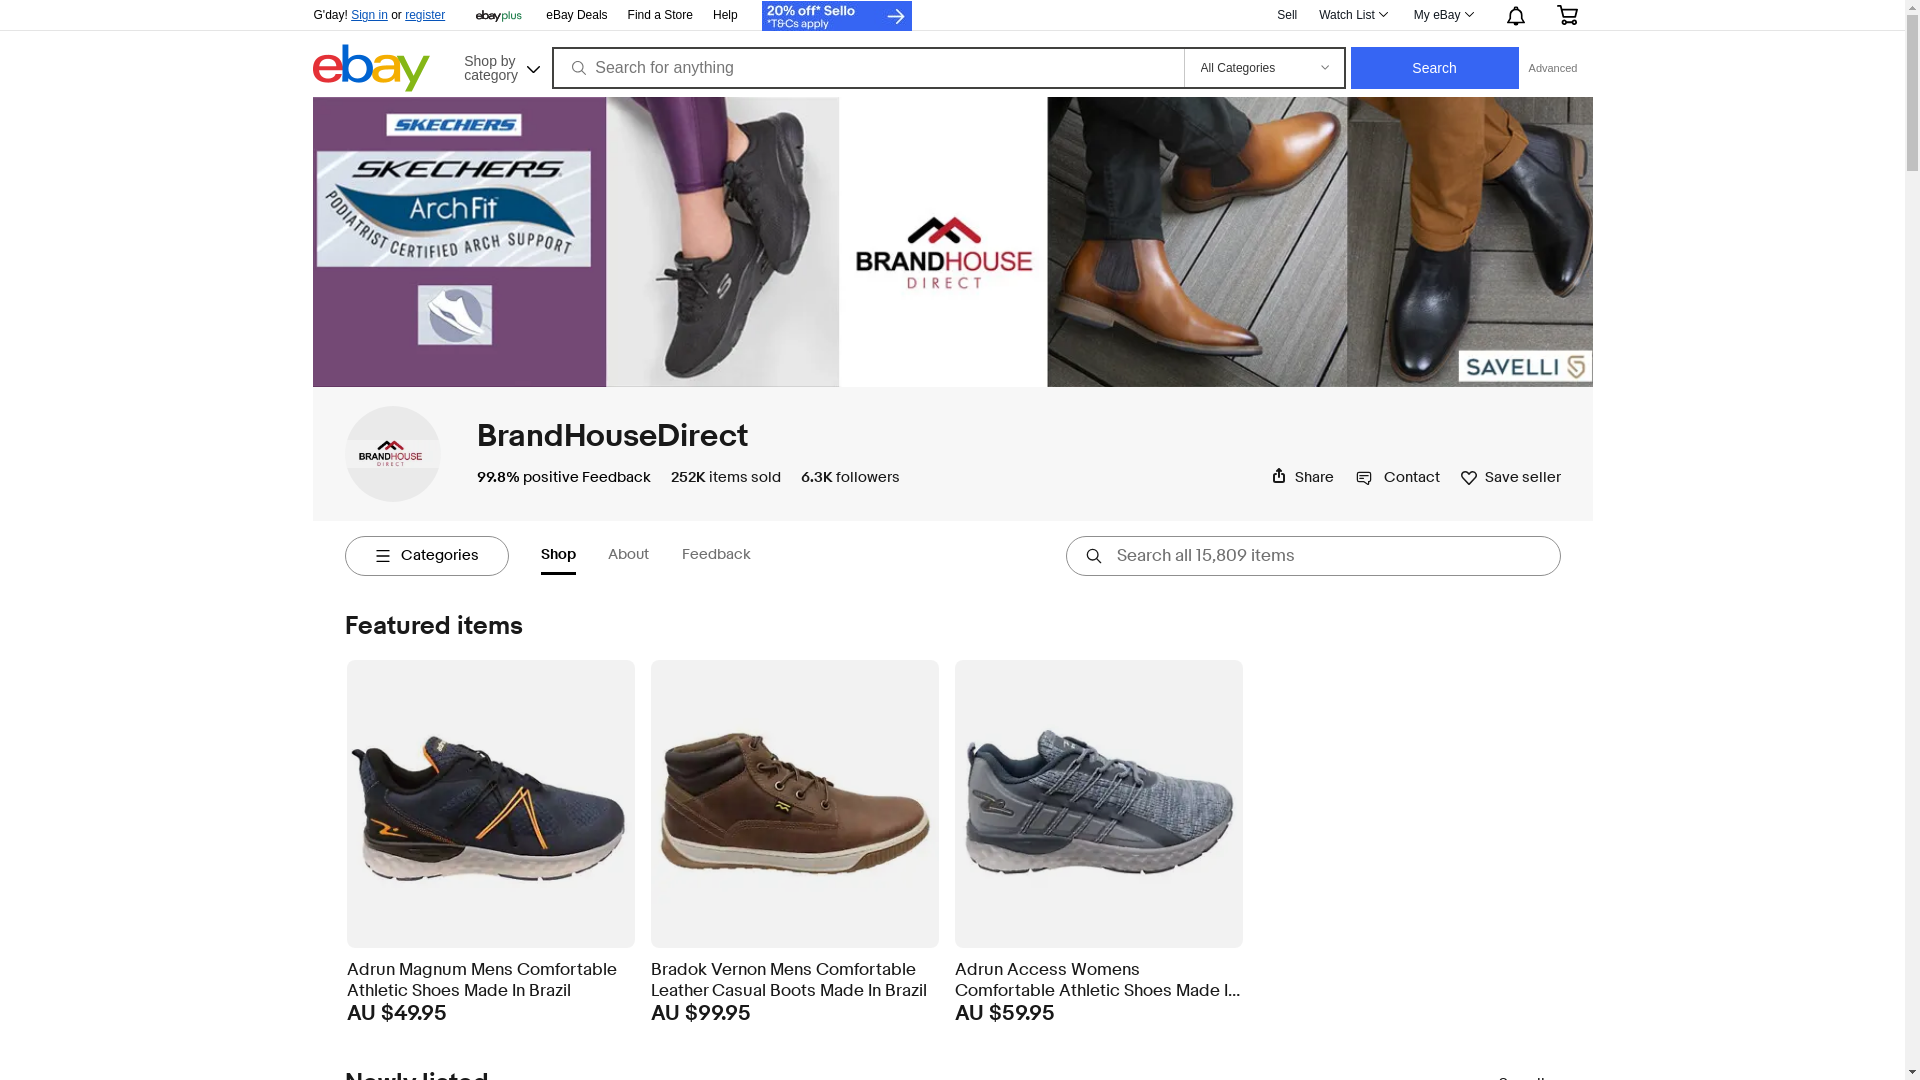 The width and height of the screenshot is (1920, 1080). What do you see at coordinates (1308, 15) in the screenshot?
I see `'Watch List'` at bounding box center [1308, 15].